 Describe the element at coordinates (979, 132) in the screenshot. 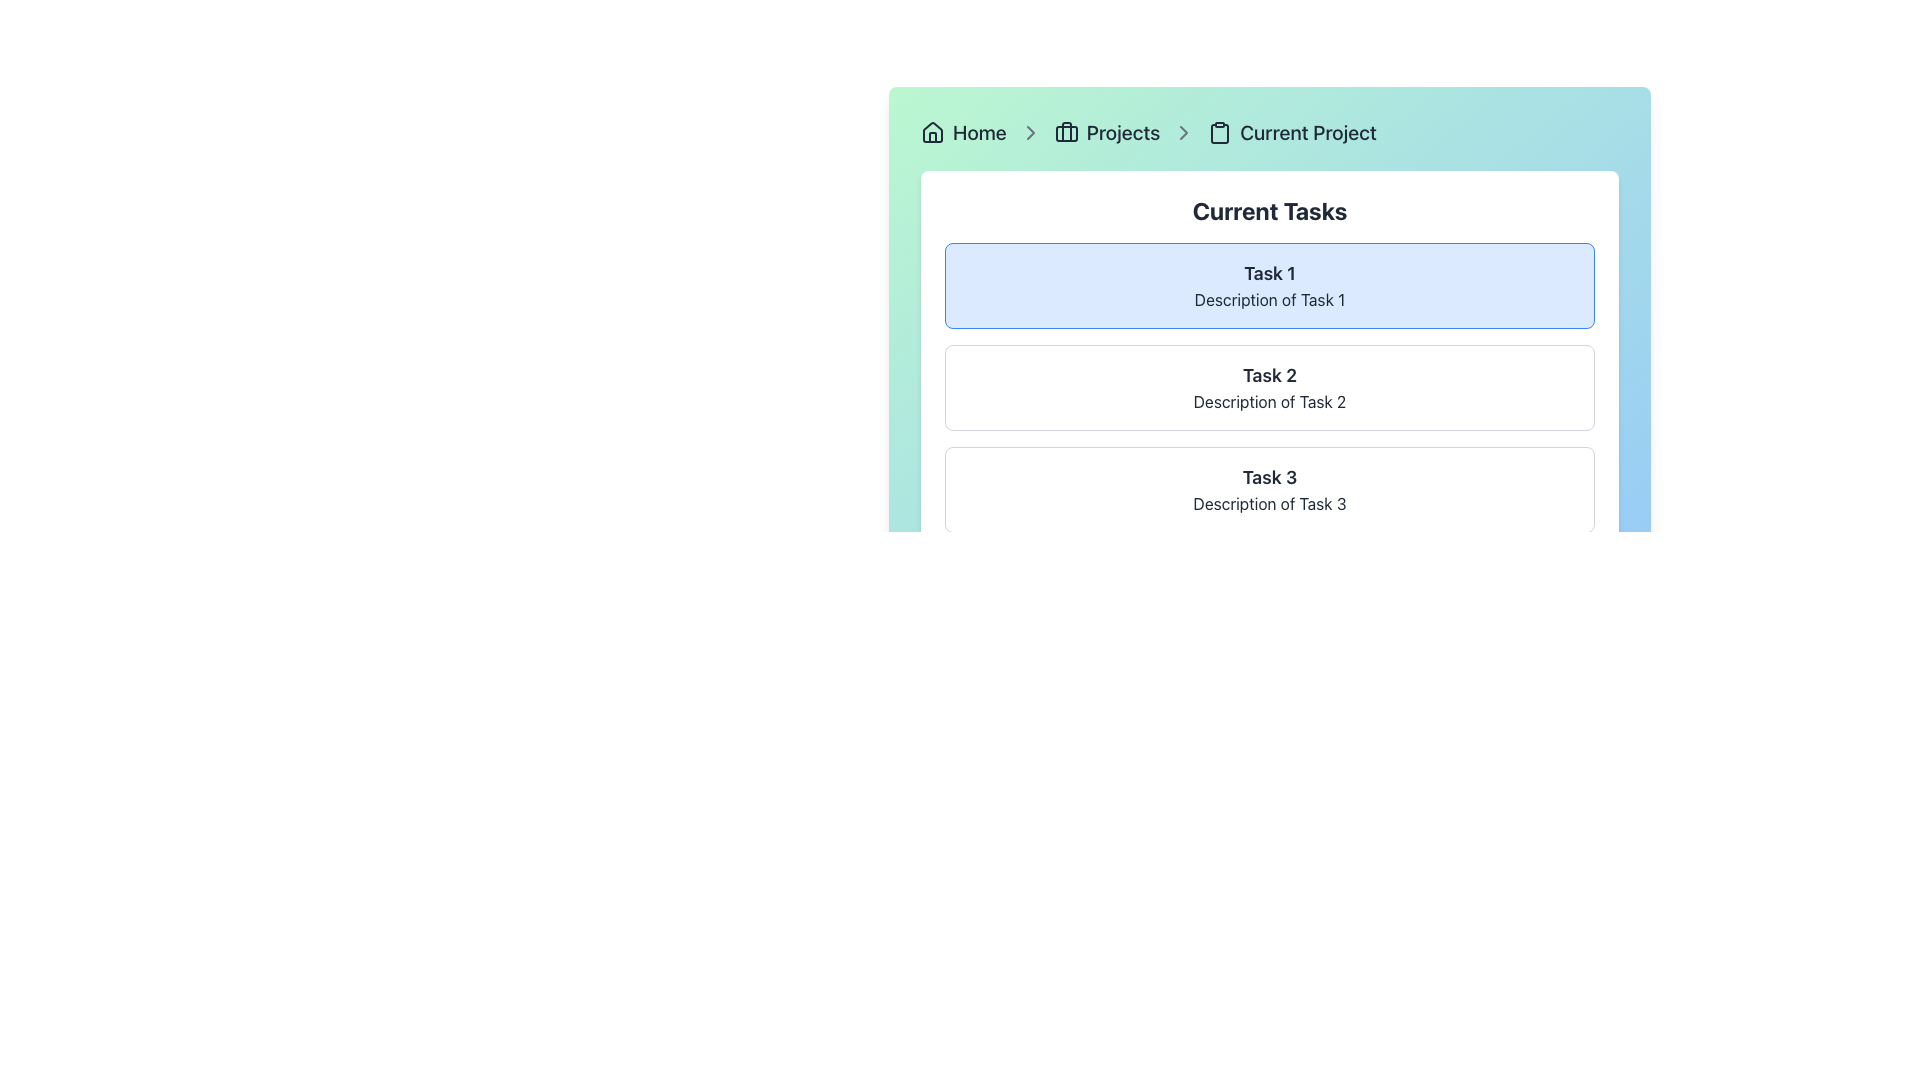

I see `the interactive text link in the breadcrumb navigation bar` at that location.